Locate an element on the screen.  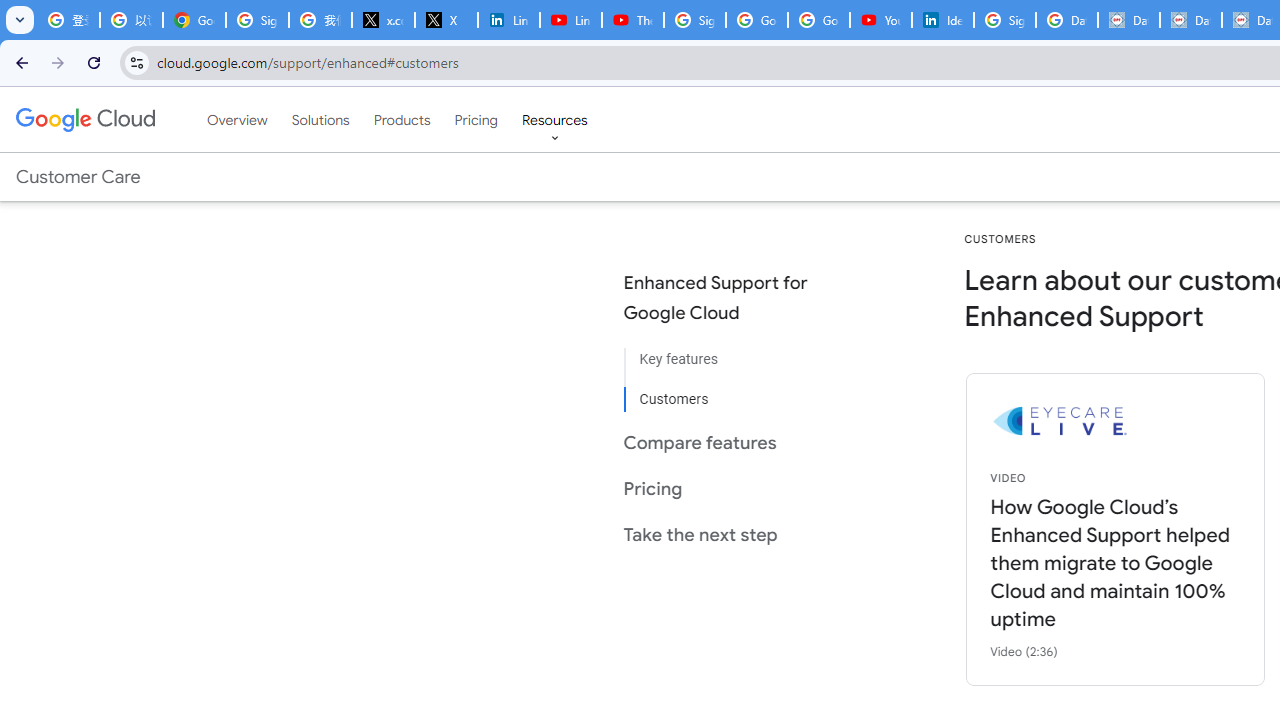
'X' is located at coordinates (445, 20).